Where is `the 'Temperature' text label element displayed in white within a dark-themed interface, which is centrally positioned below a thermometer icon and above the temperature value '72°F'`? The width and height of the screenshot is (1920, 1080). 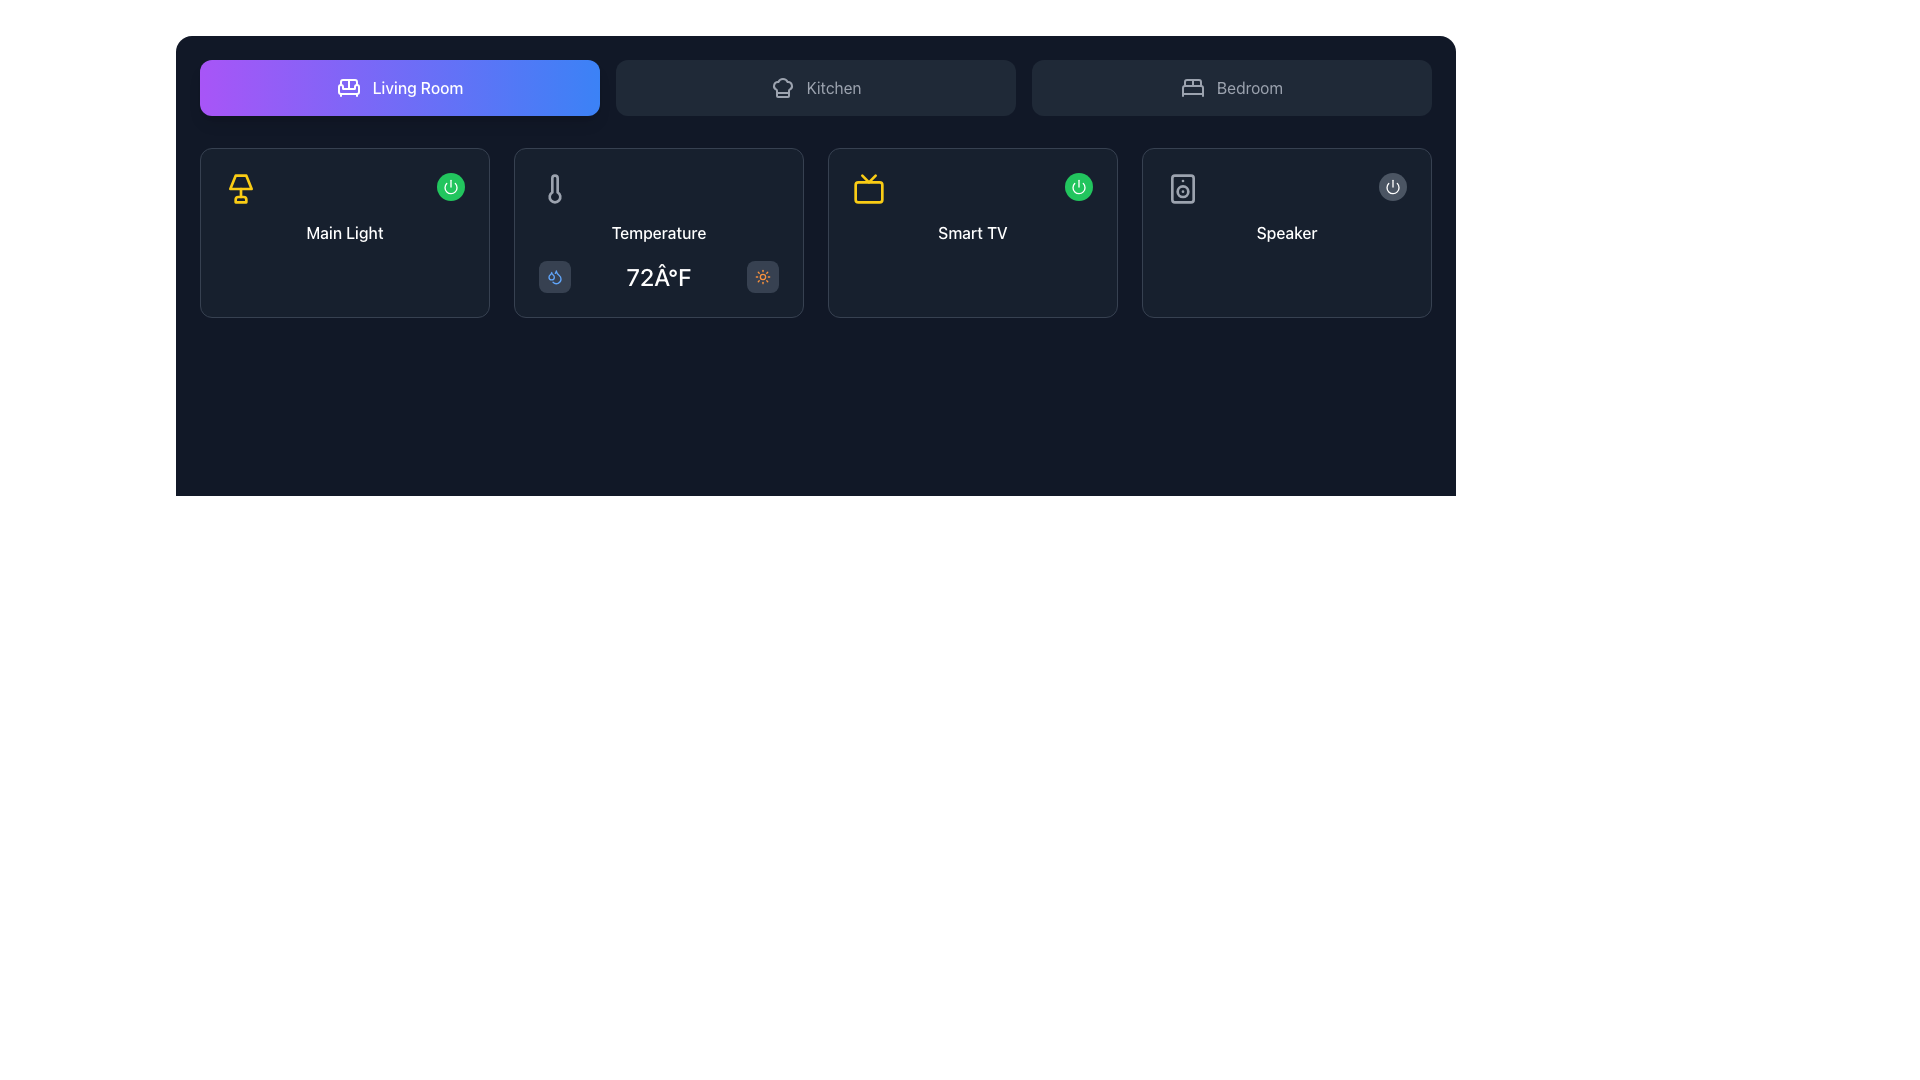 the 'Temperature' text label element displayed in white within a dark-themed interface, which is centrally positioned below a thermometer icon and above the temperature value '72°F' is located at coordinates (658, 231).